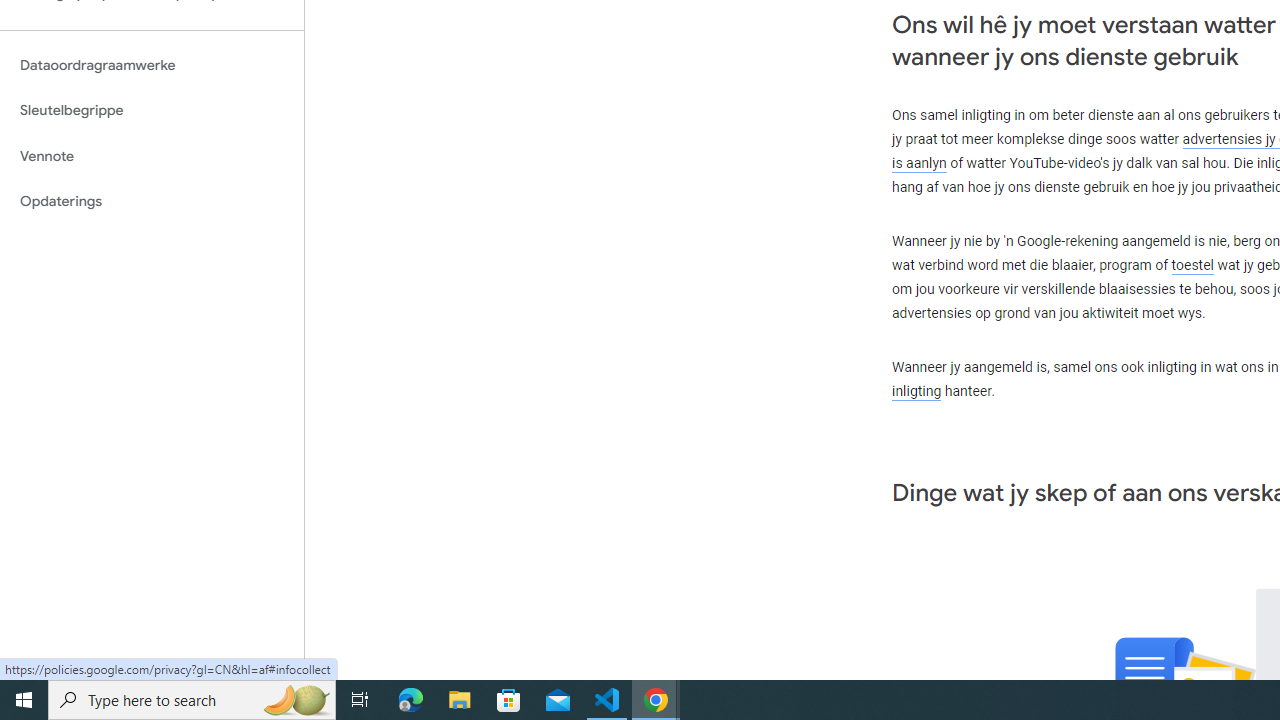  Describe the element at coordinates (1192, 264) in the screenshot. I see `'toestel'` at that location.